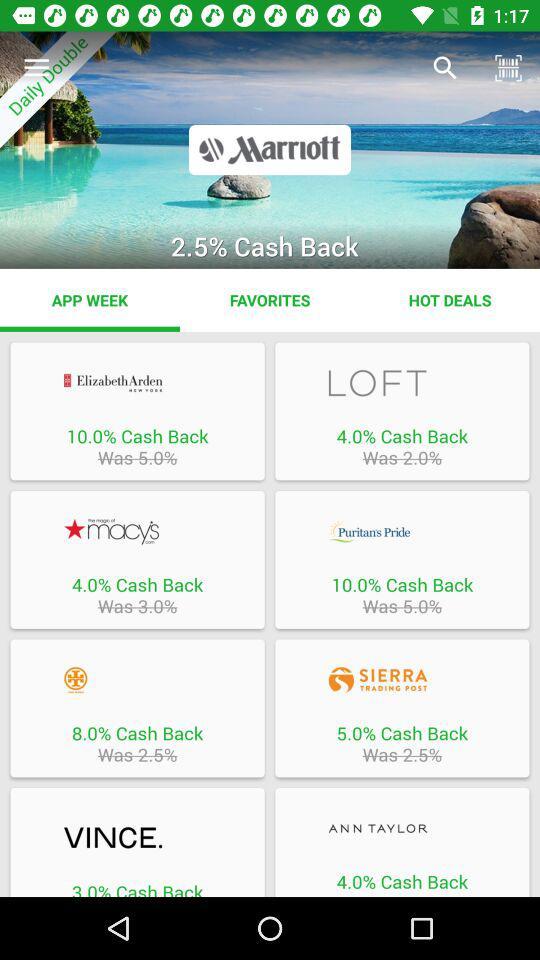 The image size is (540, 960). I want to click on offer details, so click(136, 839).